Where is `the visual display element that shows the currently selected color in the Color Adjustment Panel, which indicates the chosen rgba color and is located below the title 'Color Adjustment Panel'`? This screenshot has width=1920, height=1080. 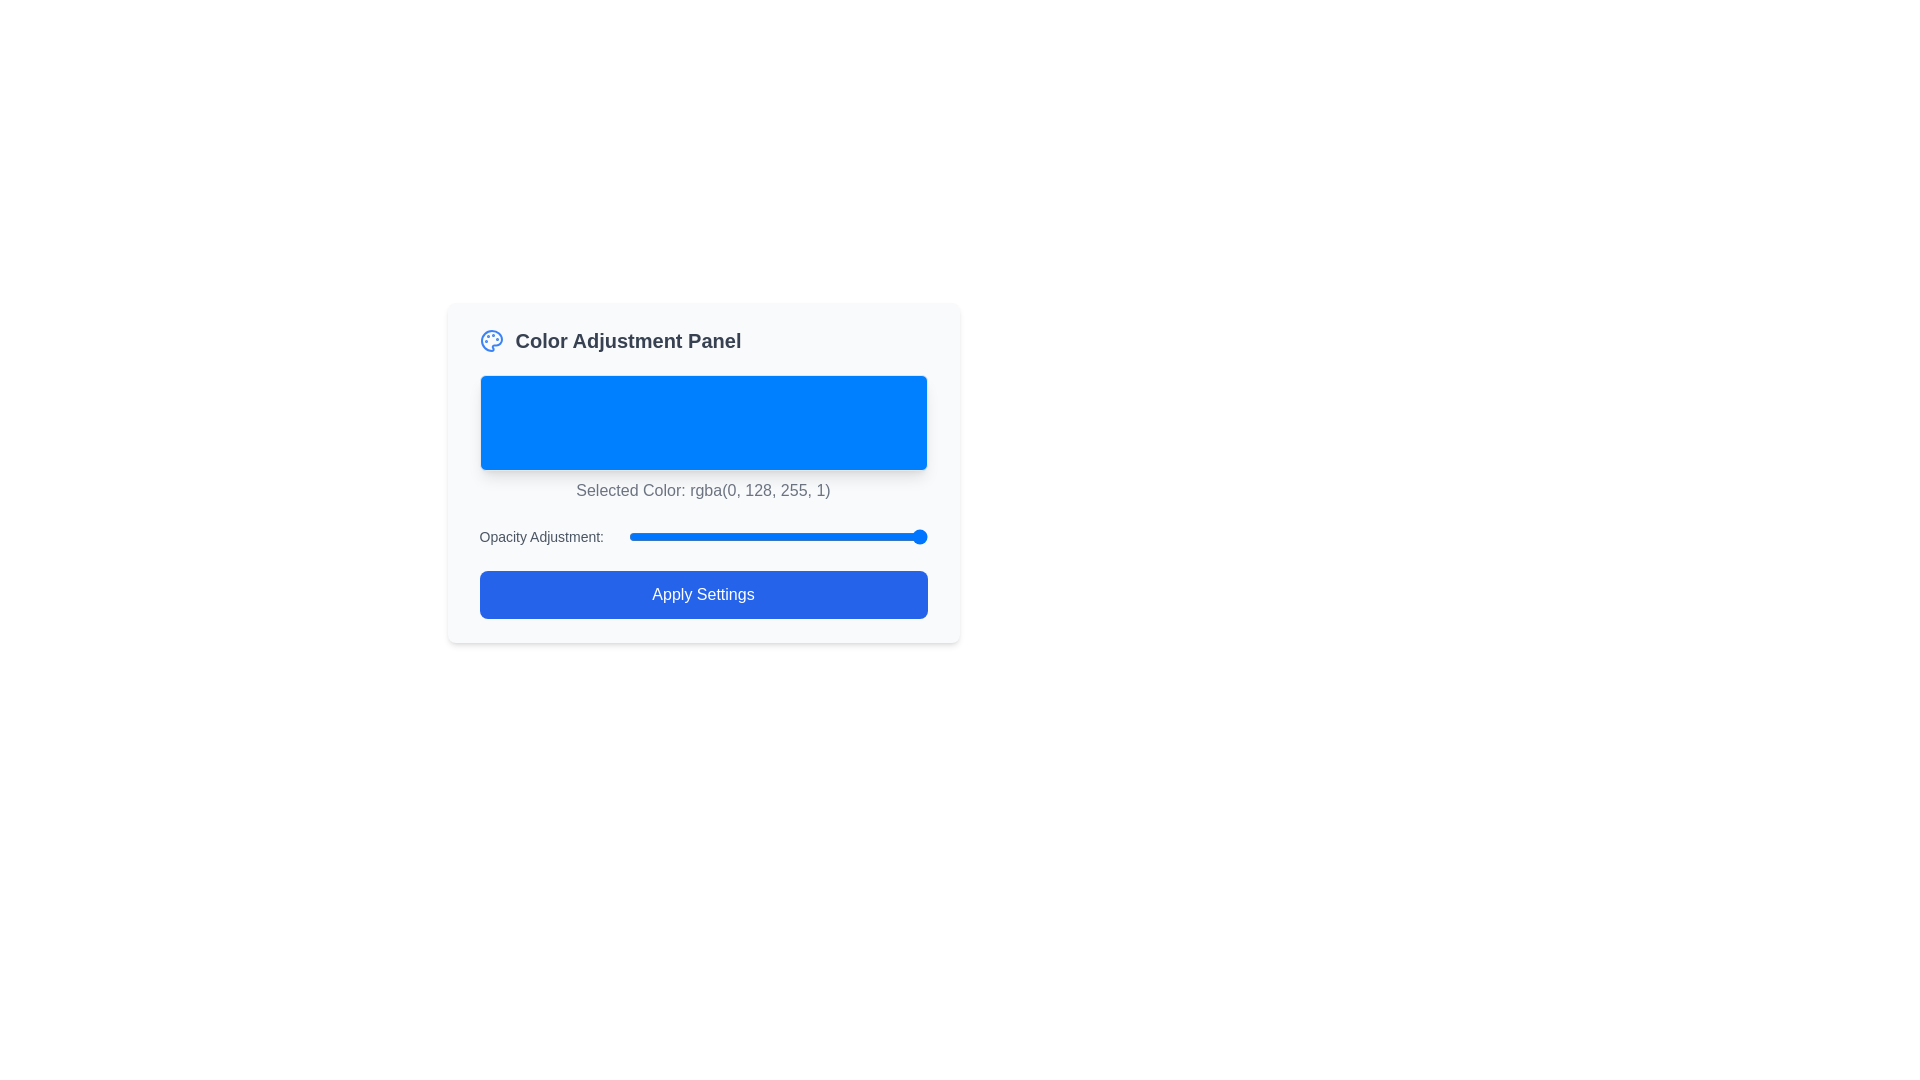
the visual display element that shows the currently selected color in the Color Adjustment Panel, which indicates the chosen rgba color and is located below the title 'Color Adjustment Panel' is located at coordinates (703, 438).